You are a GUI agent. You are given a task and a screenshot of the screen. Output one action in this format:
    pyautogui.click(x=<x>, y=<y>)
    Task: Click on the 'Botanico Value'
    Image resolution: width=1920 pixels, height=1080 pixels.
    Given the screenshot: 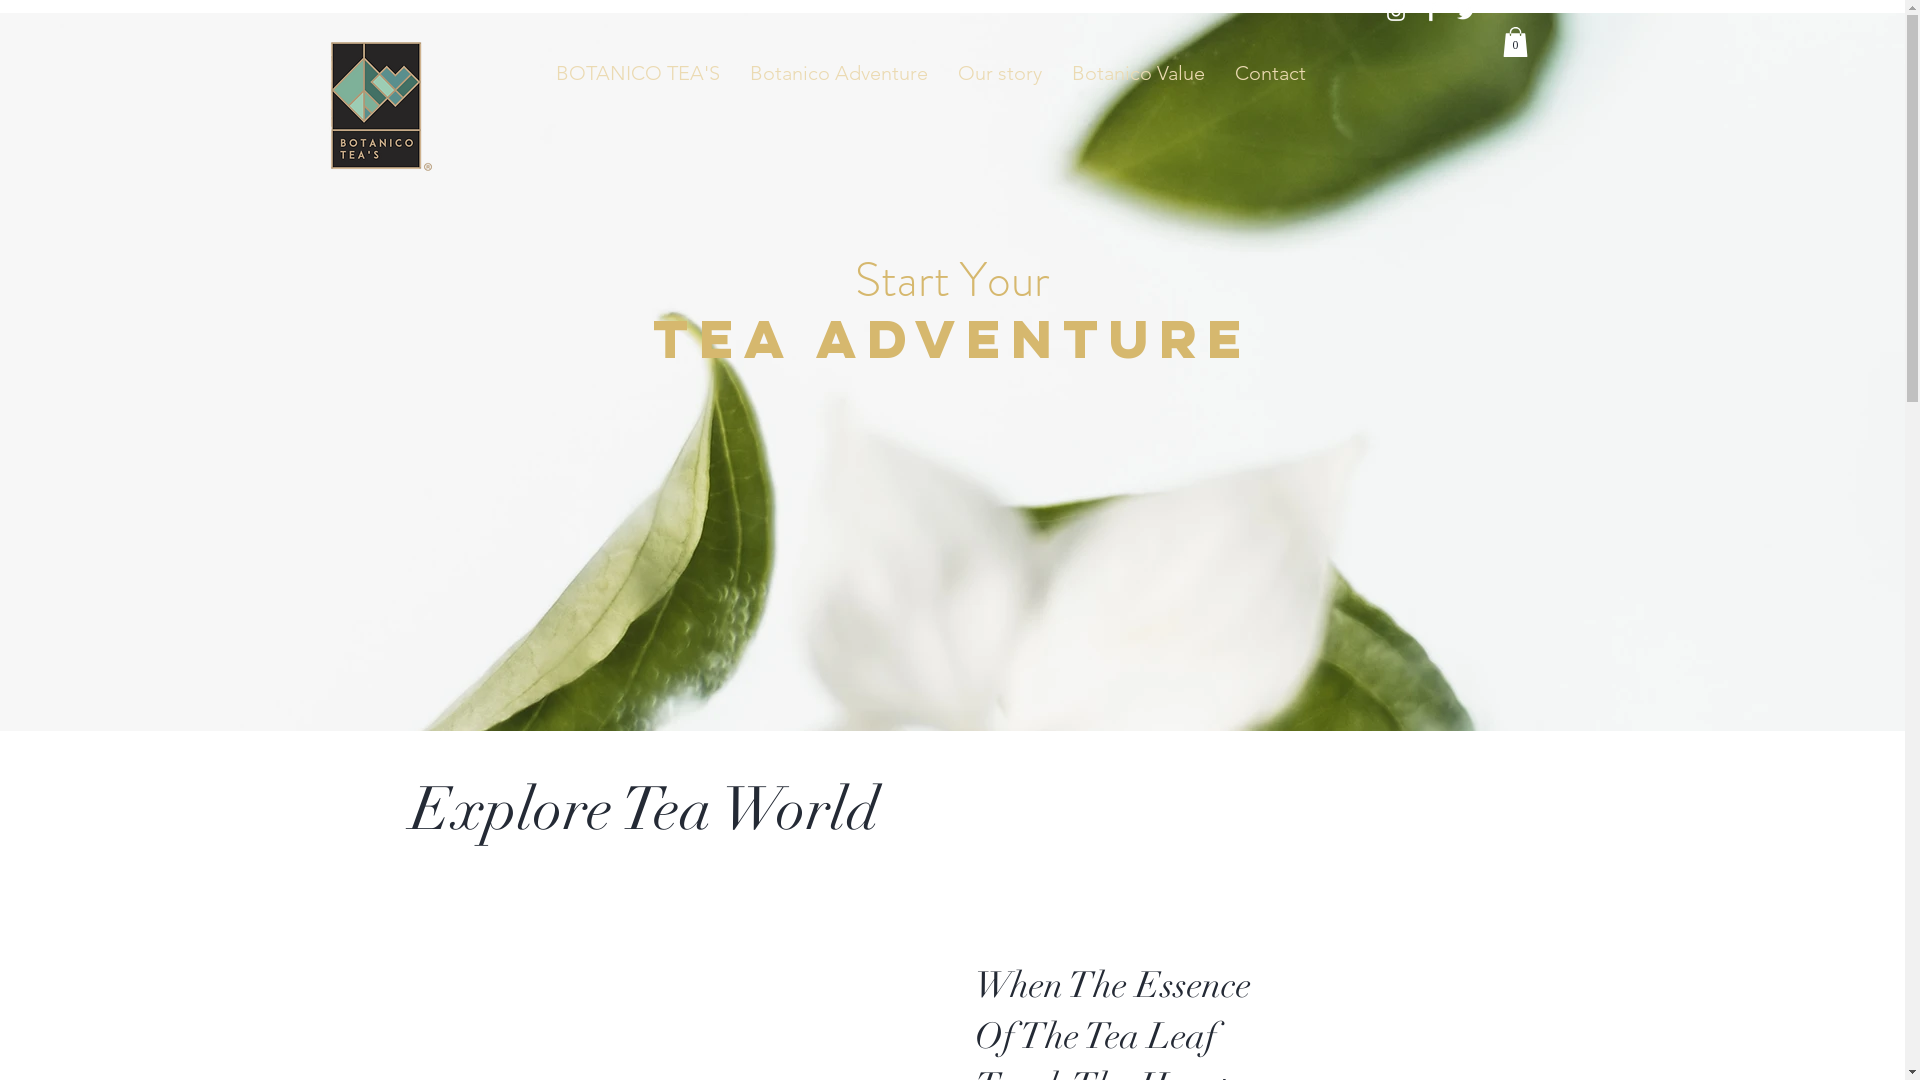 What is the action you would take?
    pyautogui.click(x=1138, y=72)
    